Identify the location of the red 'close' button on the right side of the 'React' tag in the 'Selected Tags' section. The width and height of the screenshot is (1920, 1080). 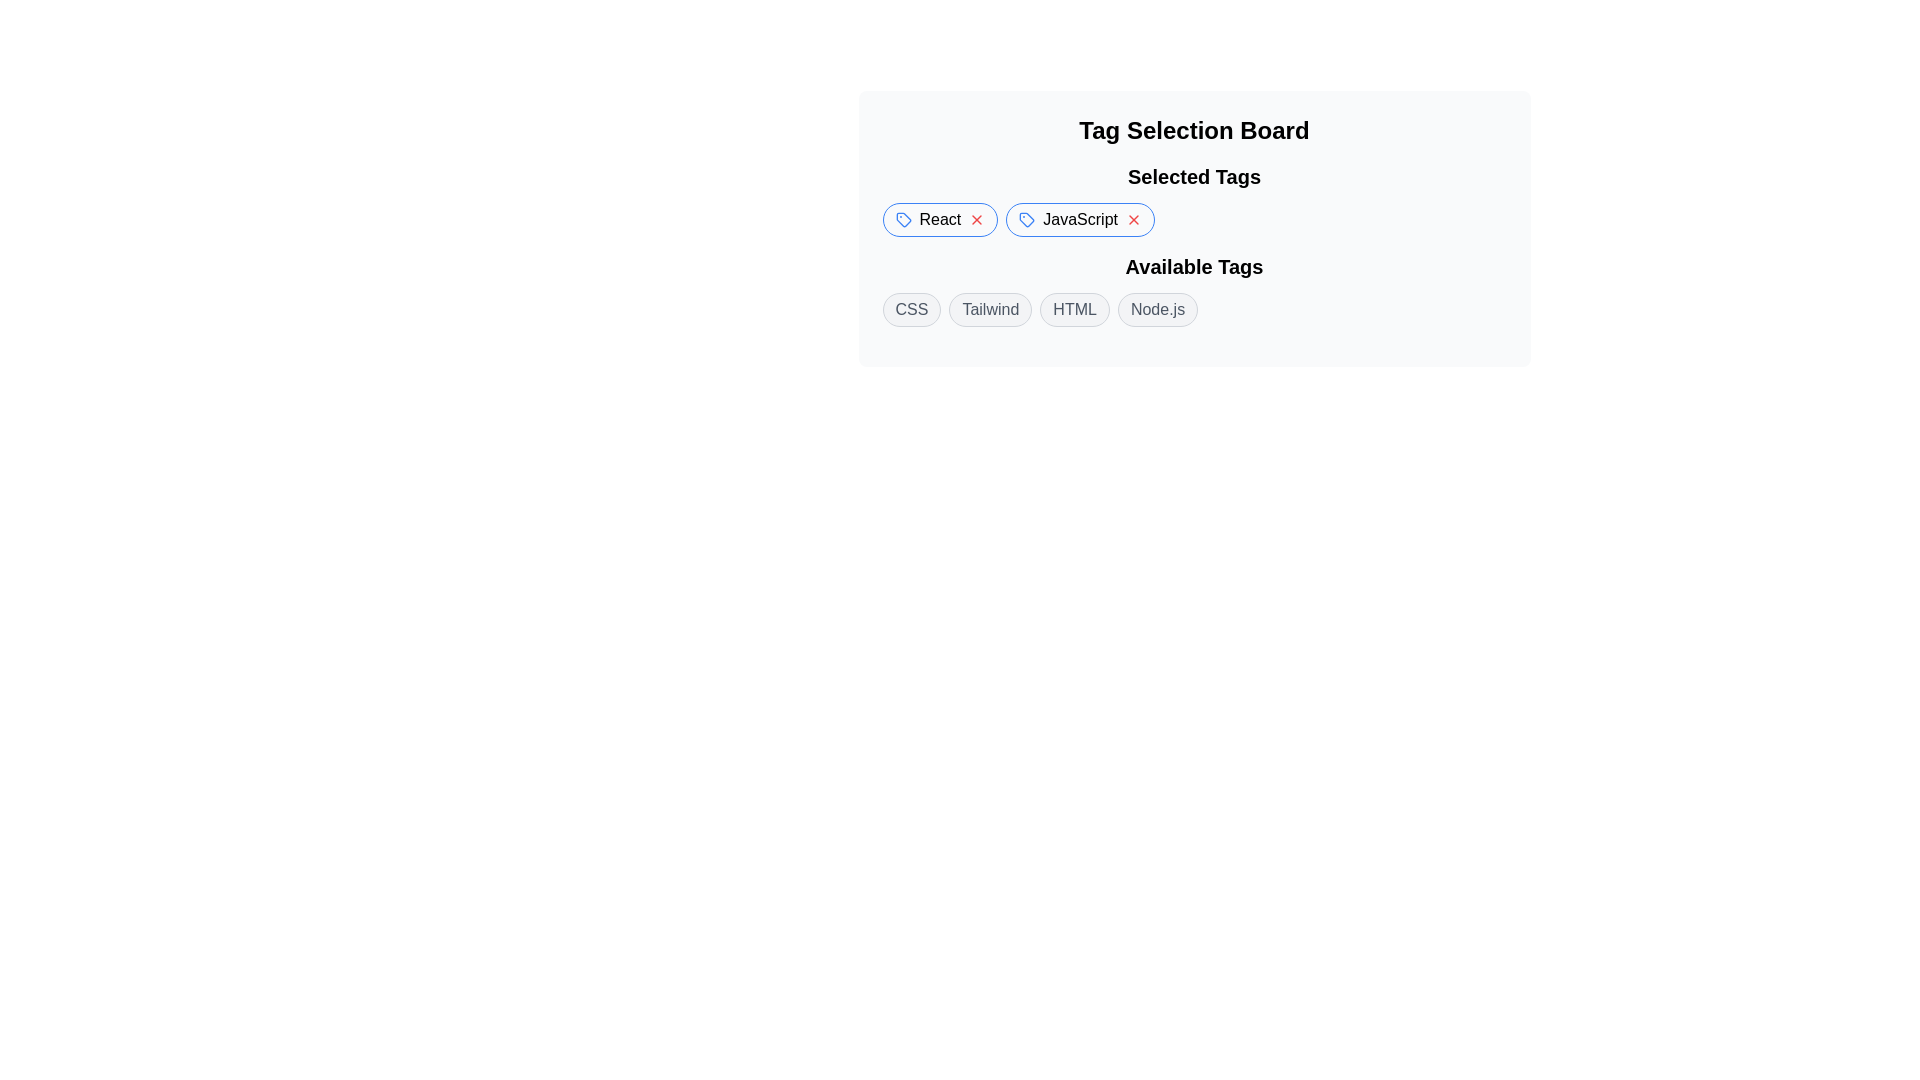
(977, 219).